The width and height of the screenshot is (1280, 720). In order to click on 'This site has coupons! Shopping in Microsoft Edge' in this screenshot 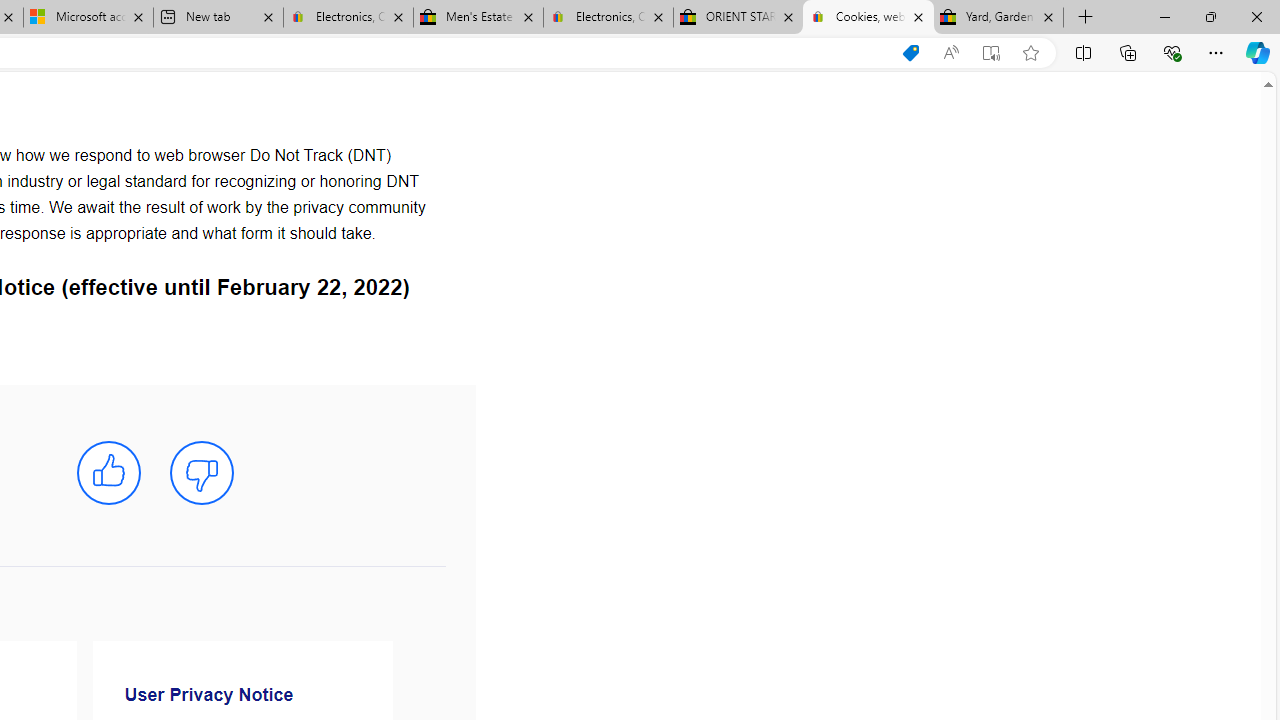, I will do `click(909, 52)`.